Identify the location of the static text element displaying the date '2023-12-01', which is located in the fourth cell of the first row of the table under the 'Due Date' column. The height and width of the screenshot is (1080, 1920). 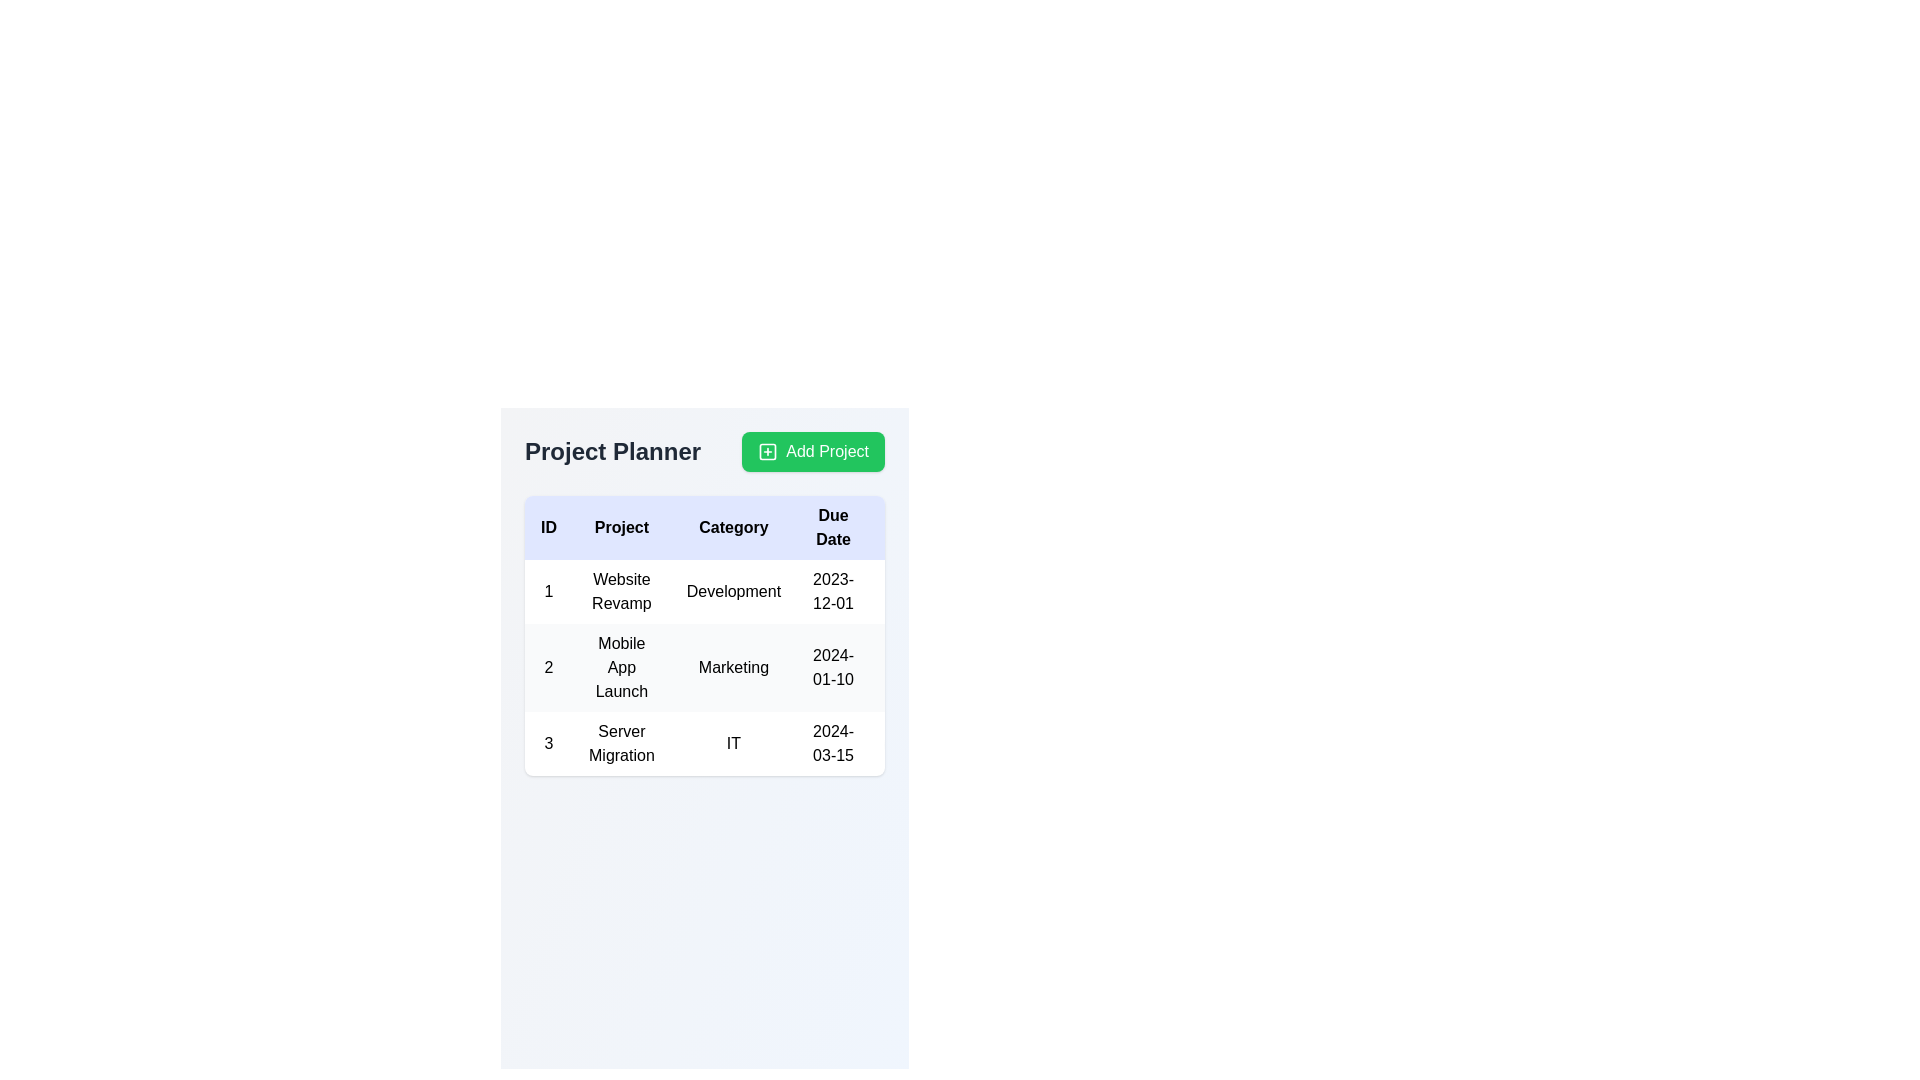
(833, 590).